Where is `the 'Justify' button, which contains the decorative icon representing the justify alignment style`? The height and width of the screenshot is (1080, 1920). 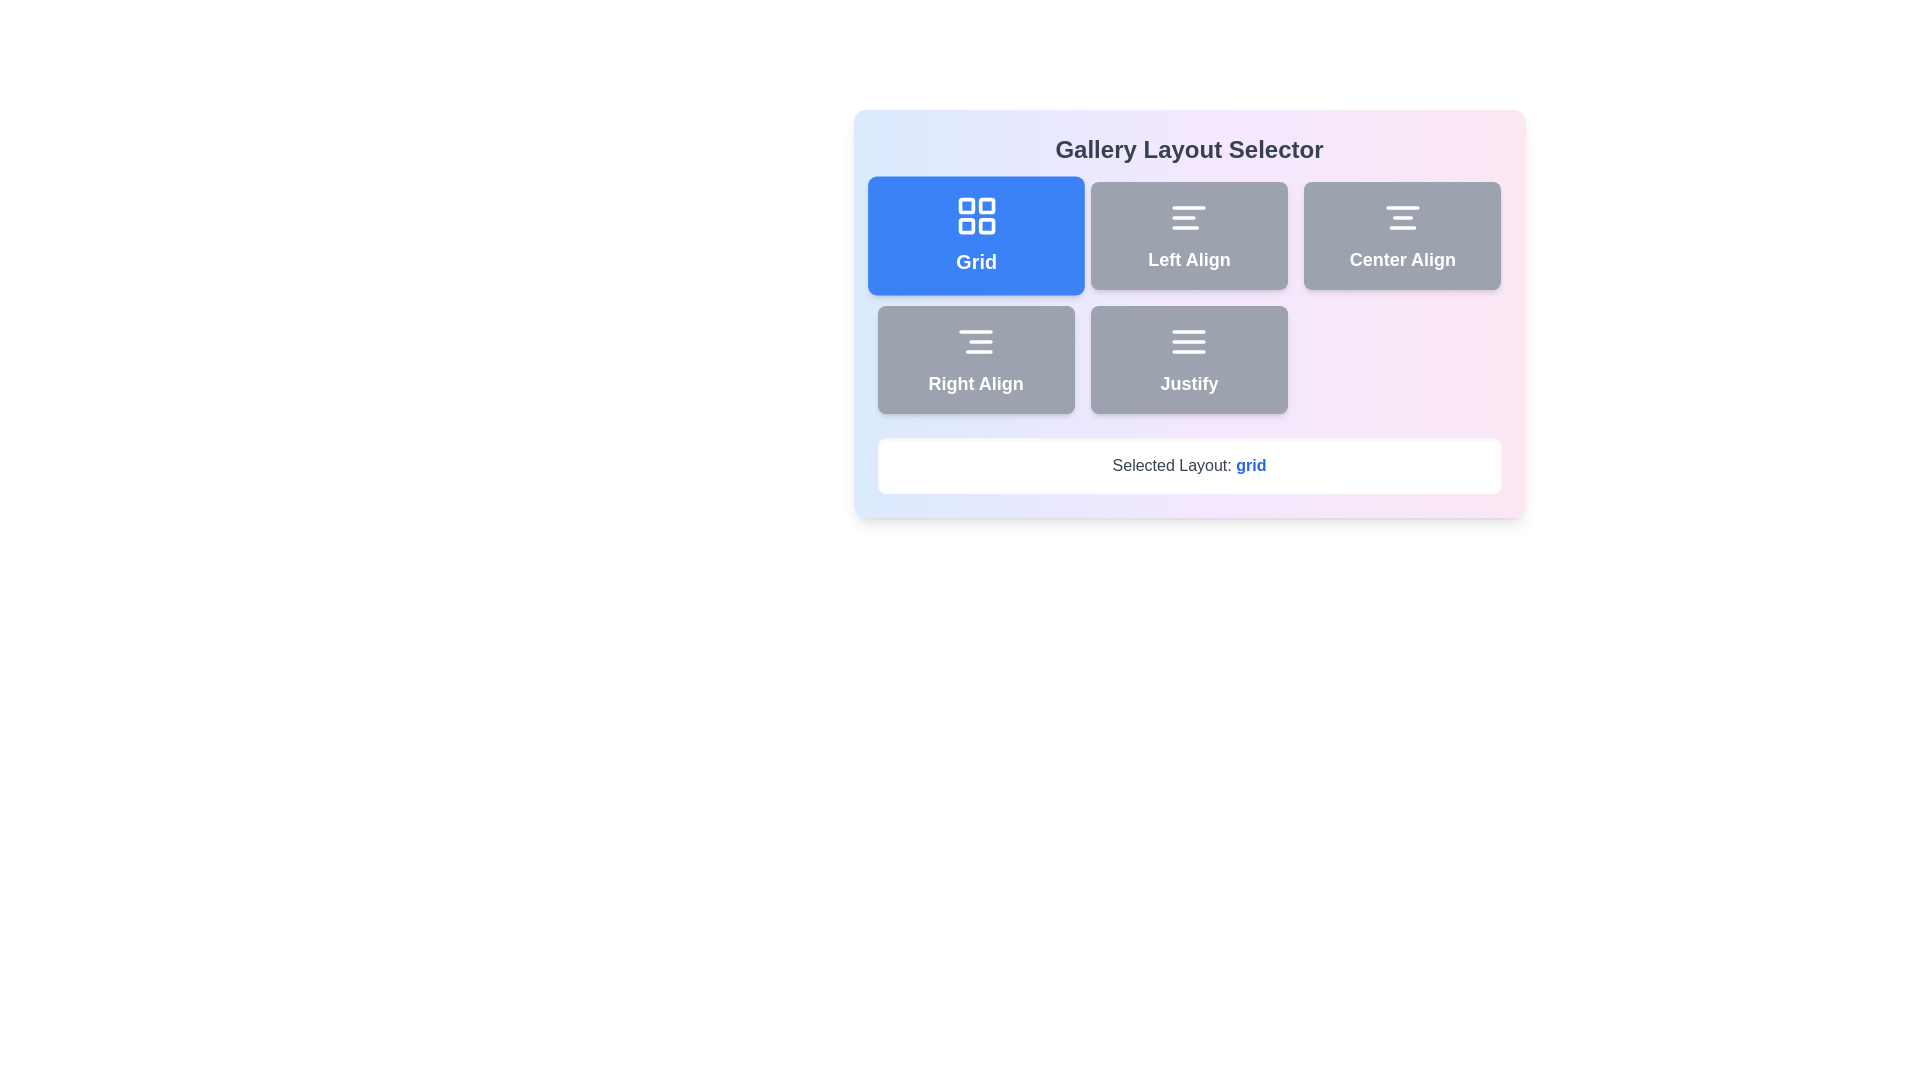 the 'Justify' button, which contains the decorative icon representing the justify alignment style is located at coordinates (1189, 341).